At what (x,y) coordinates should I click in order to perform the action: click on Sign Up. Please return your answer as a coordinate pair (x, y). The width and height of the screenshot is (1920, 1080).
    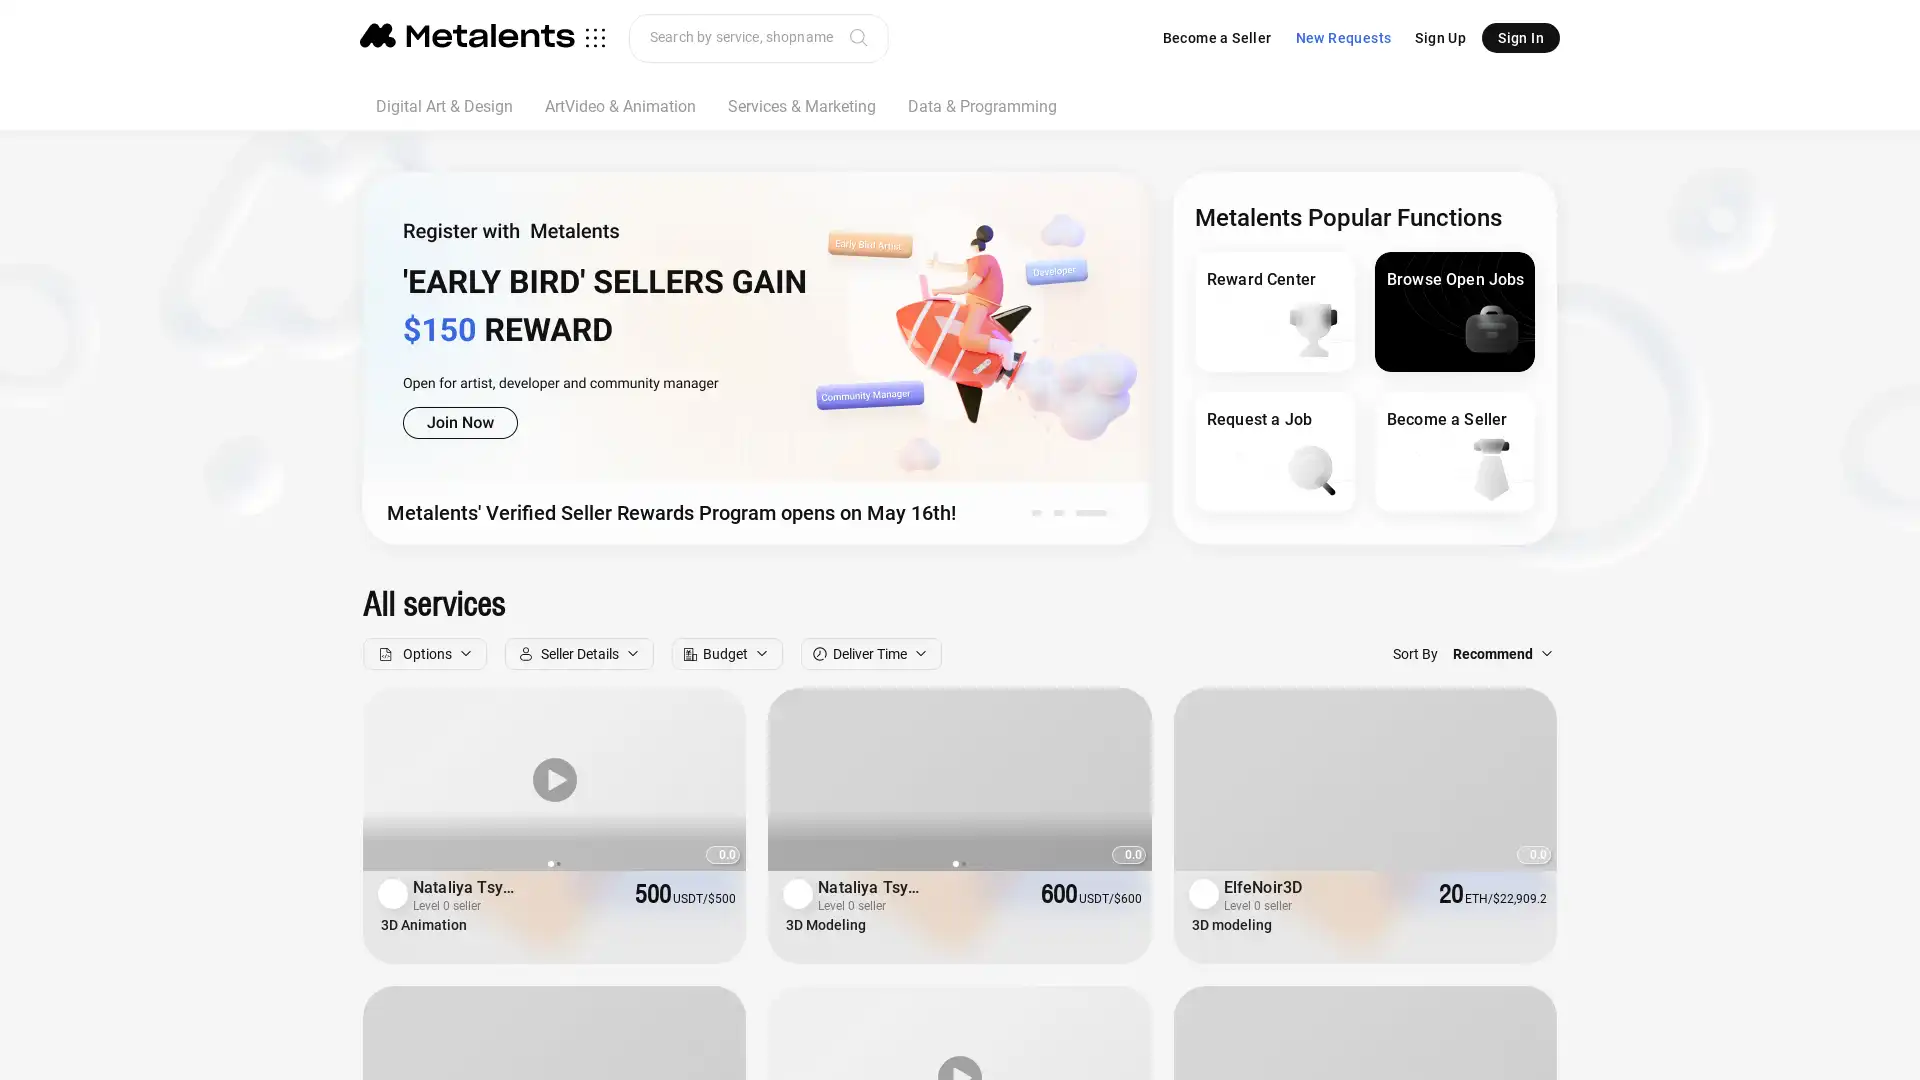
    Looking at the image, I should click on (1440, 38).